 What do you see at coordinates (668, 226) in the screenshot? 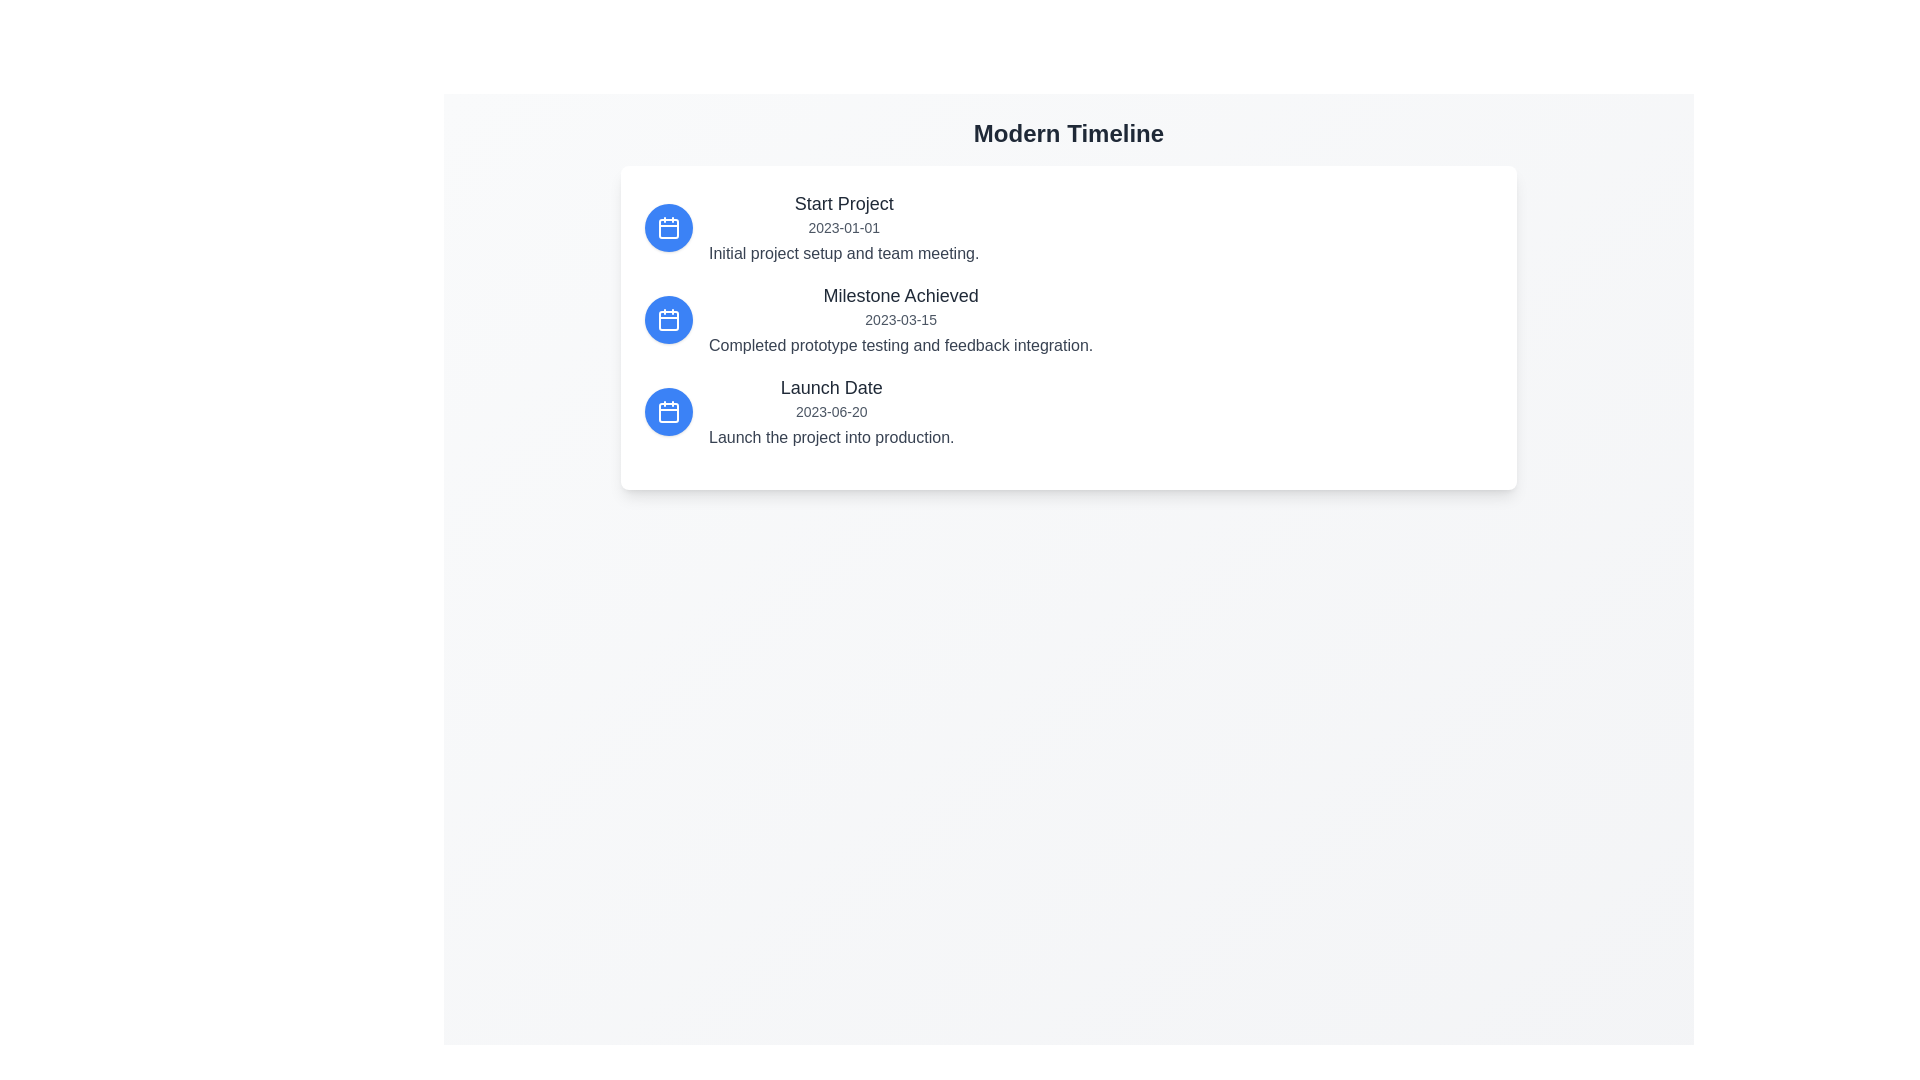
I see `the calendar icon at the top of the vertical sequence of three icons representing timeline events on the central white card` at bounding box center [668, 226].